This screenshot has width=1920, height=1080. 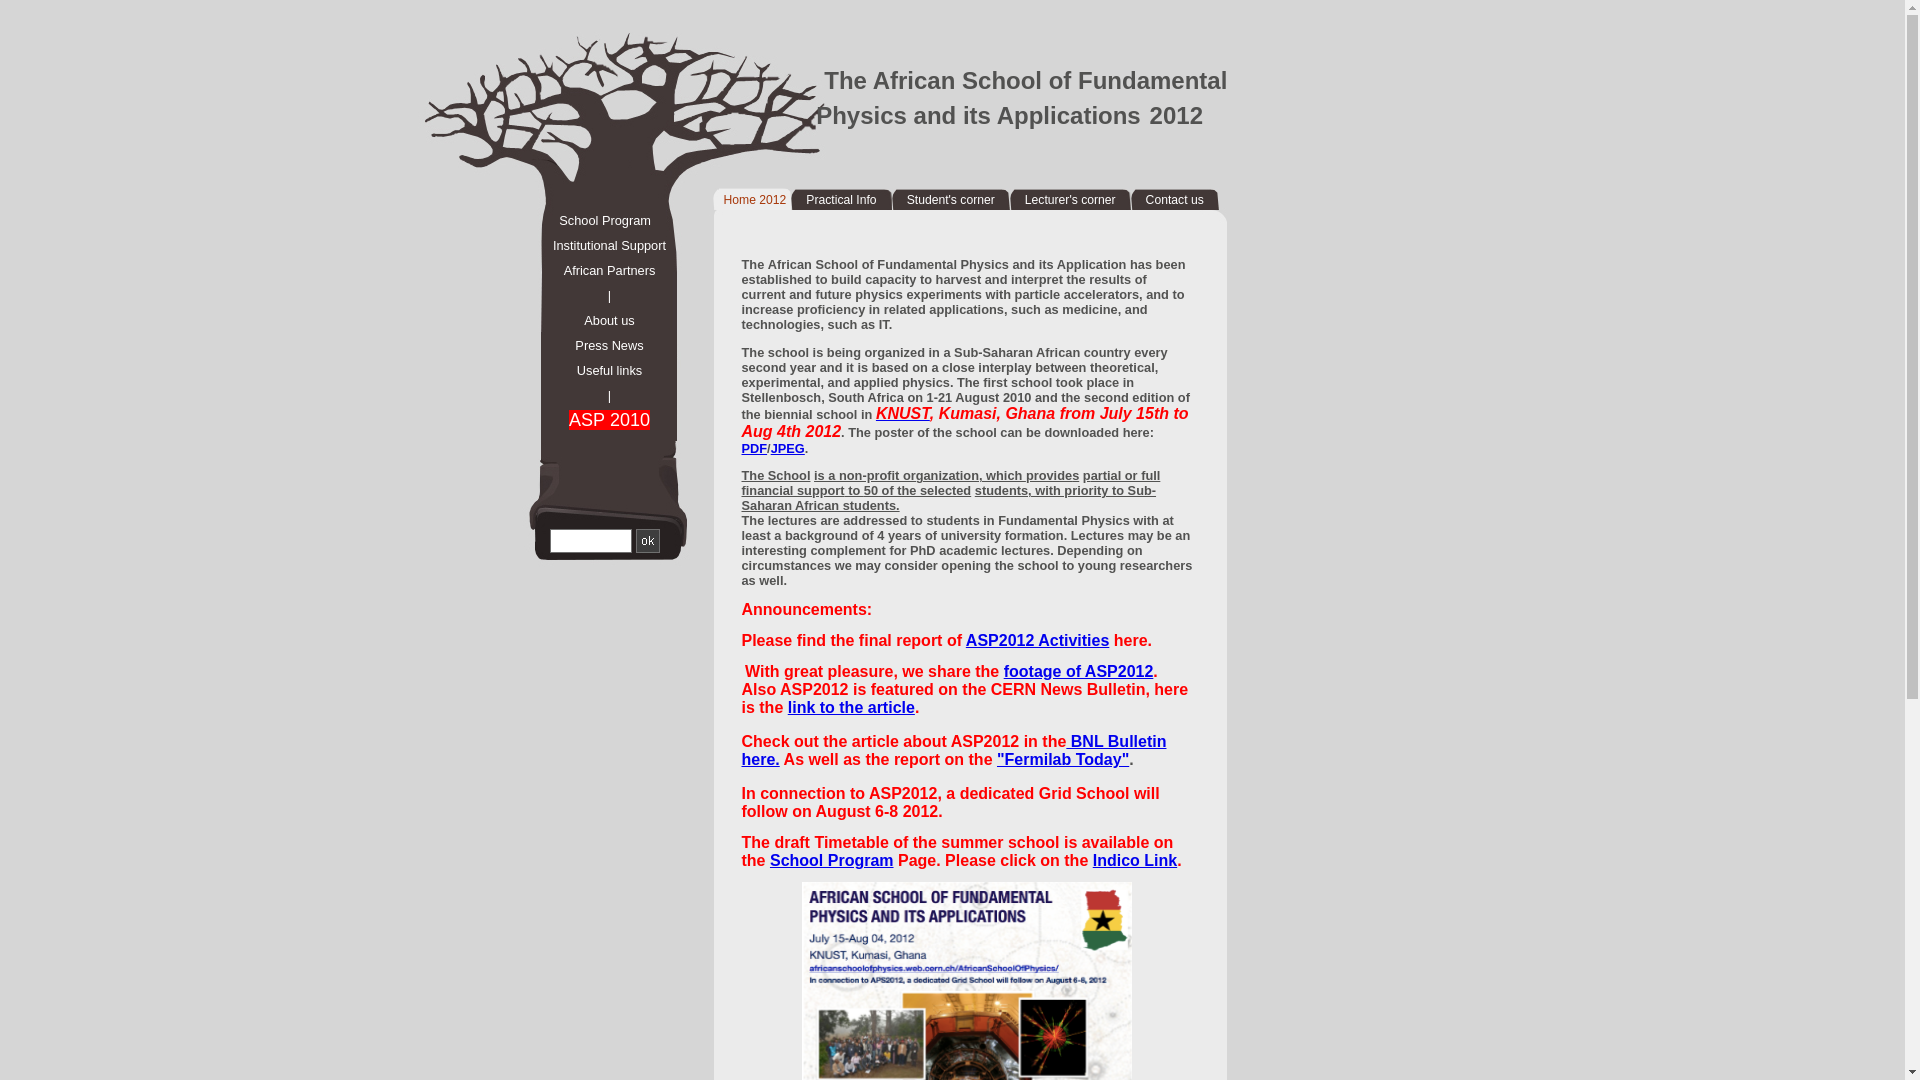 I want to click on 'Lecturer's corner', so click(x=1069, y=200).